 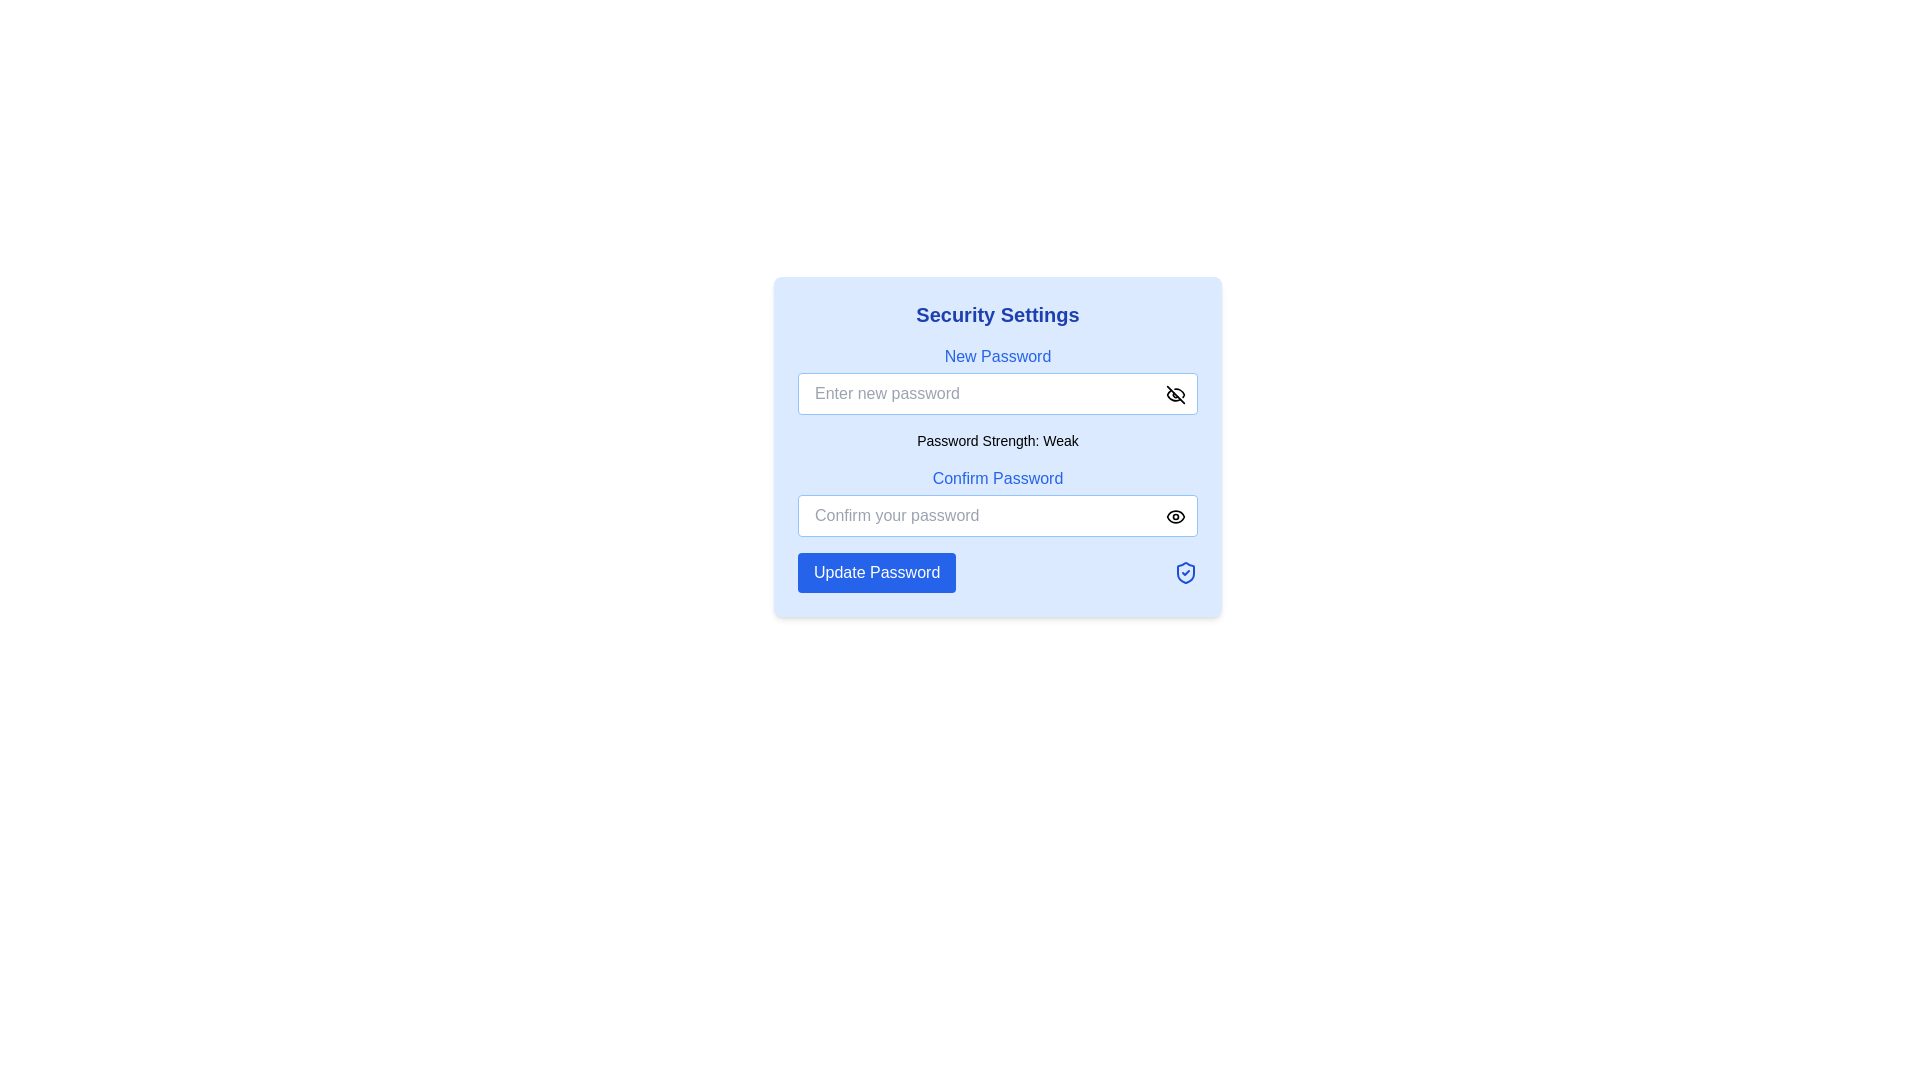 I want to click on the rectangular button with rounded edges that has a blue background and white text reading 'Update Password', so click(x=877, y=573).